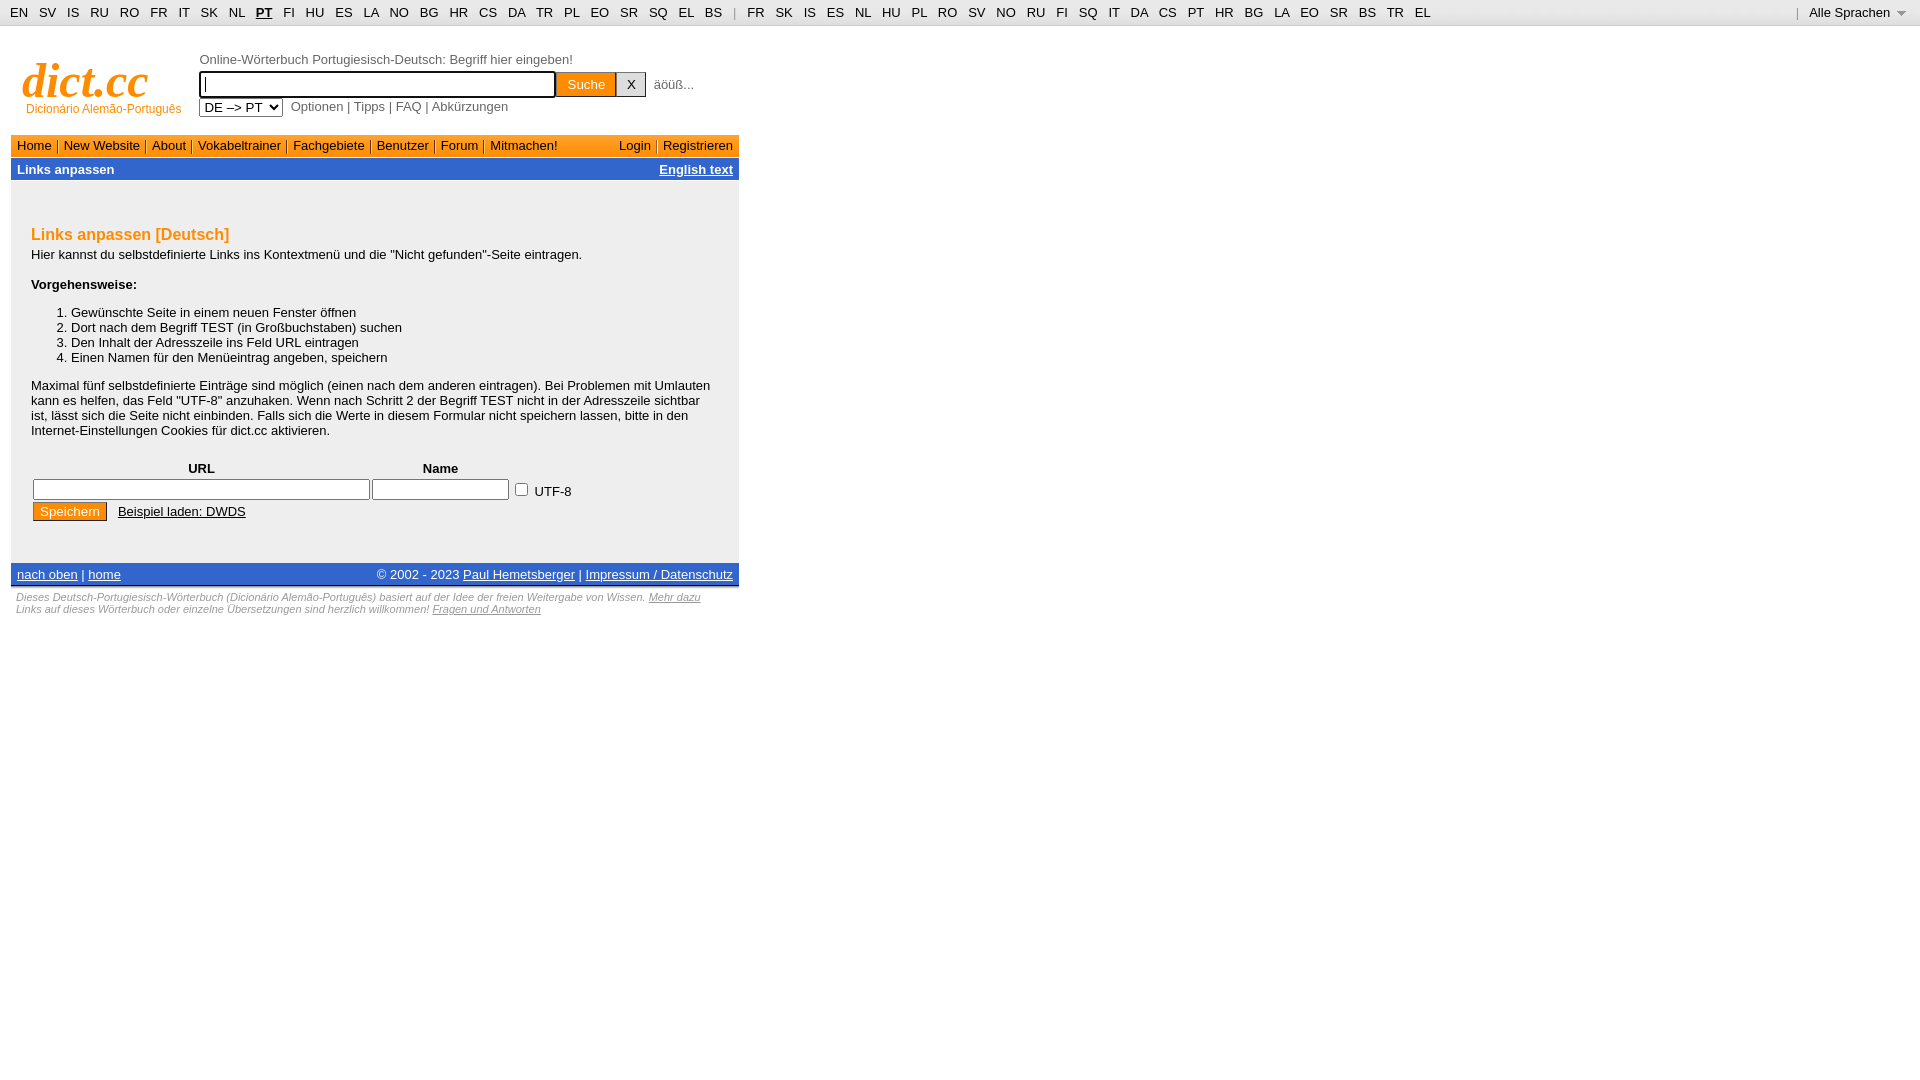 This screenshot has width=1920, height=1080. I want to click on 'FI', so click(287, 12).